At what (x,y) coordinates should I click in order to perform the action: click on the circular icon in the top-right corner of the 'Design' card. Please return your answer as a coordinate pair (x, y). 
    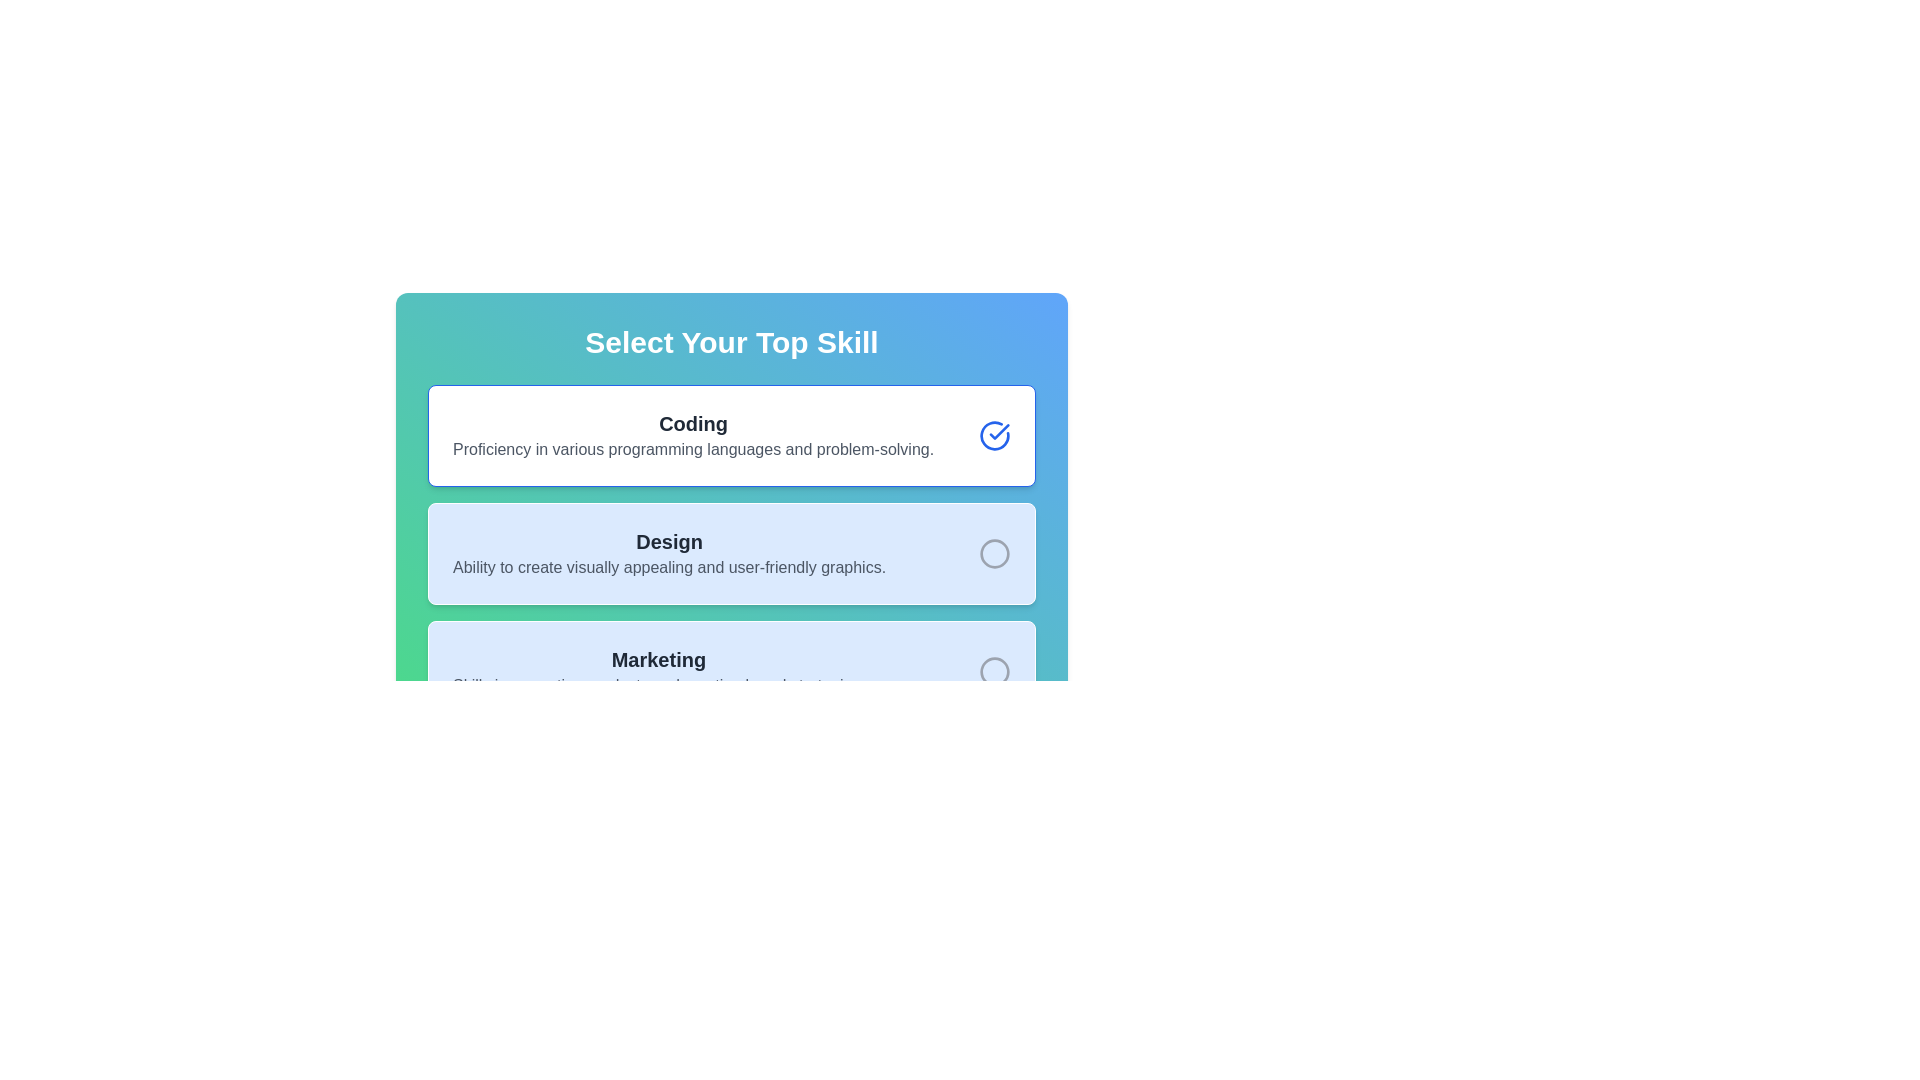
    Looking at the image, I should click on (994, 554).